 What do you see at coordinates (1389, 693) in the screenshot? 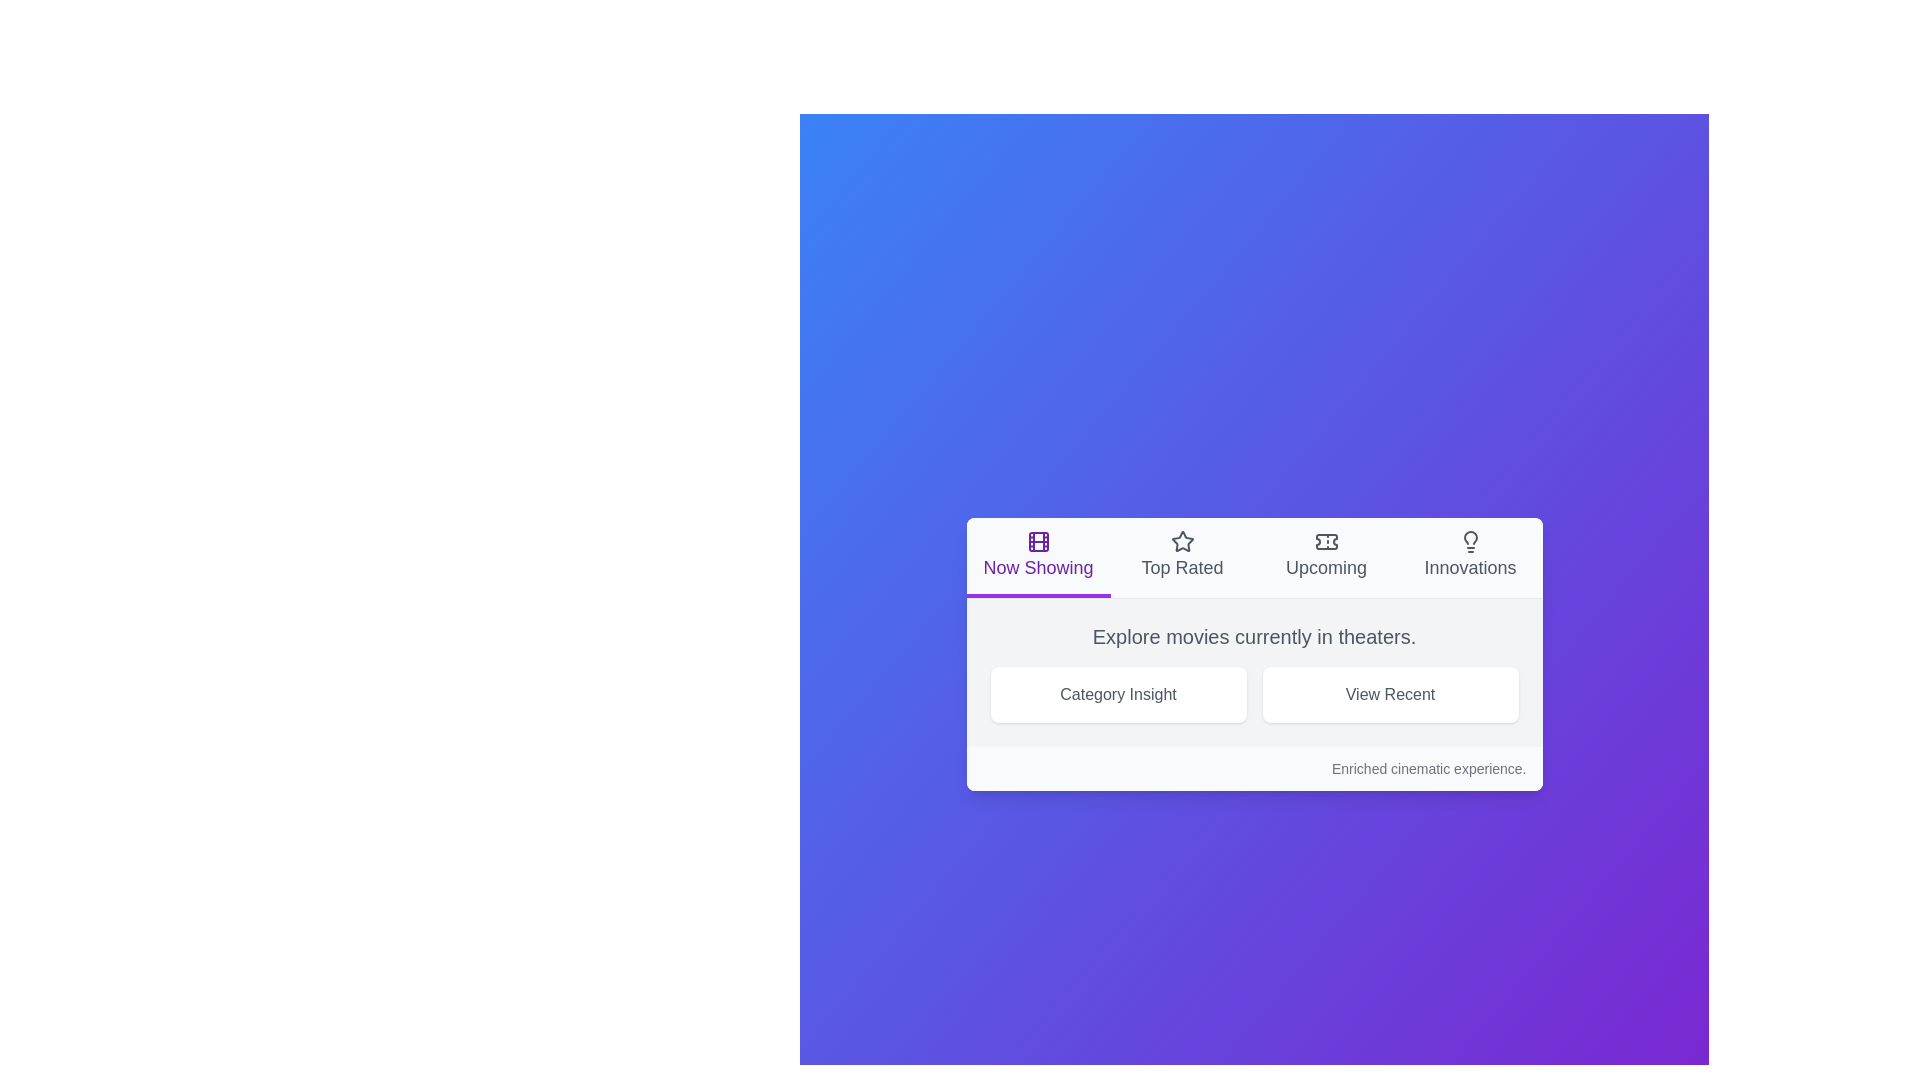
I see `the second button` at bounding box center [1389, 693].